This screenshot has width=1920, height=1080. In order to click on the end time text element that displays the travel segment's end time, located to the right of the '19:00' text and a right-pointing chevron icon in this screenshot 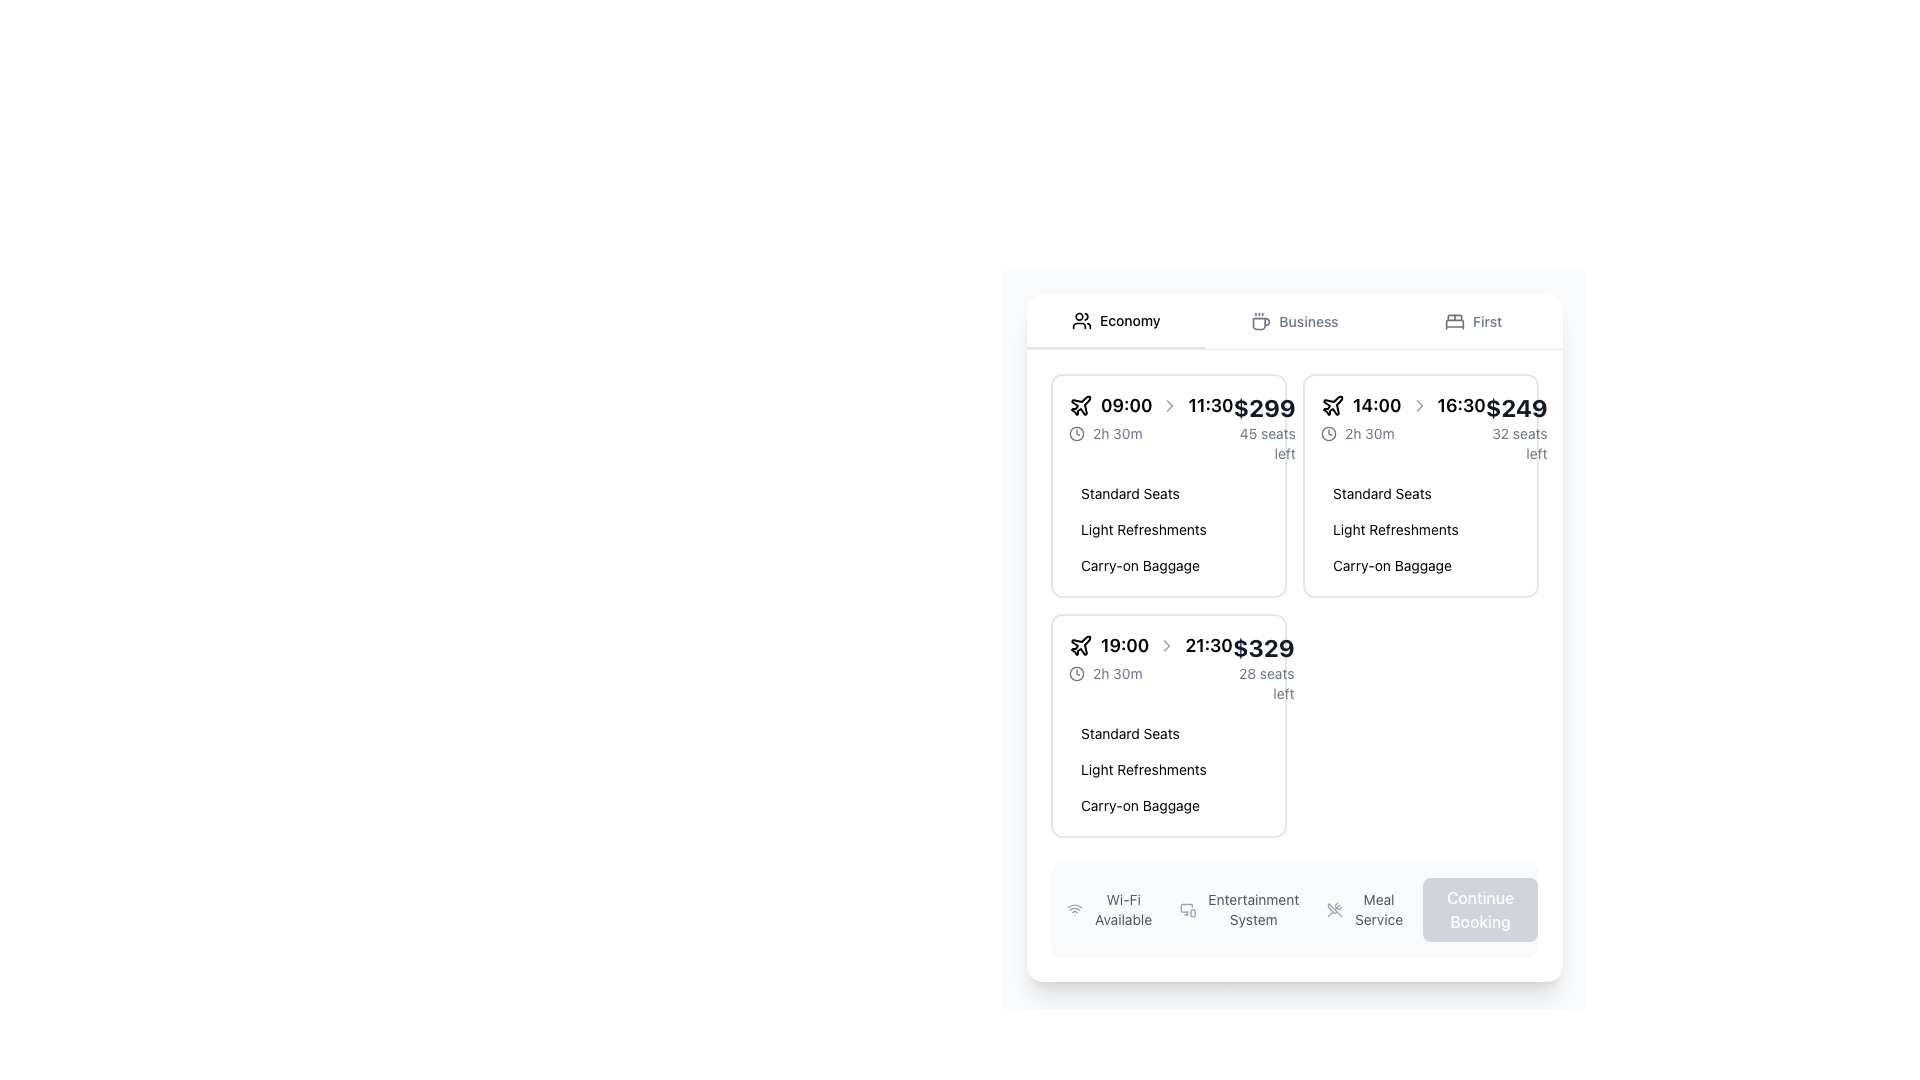, I will do `click(1208, 645)`.